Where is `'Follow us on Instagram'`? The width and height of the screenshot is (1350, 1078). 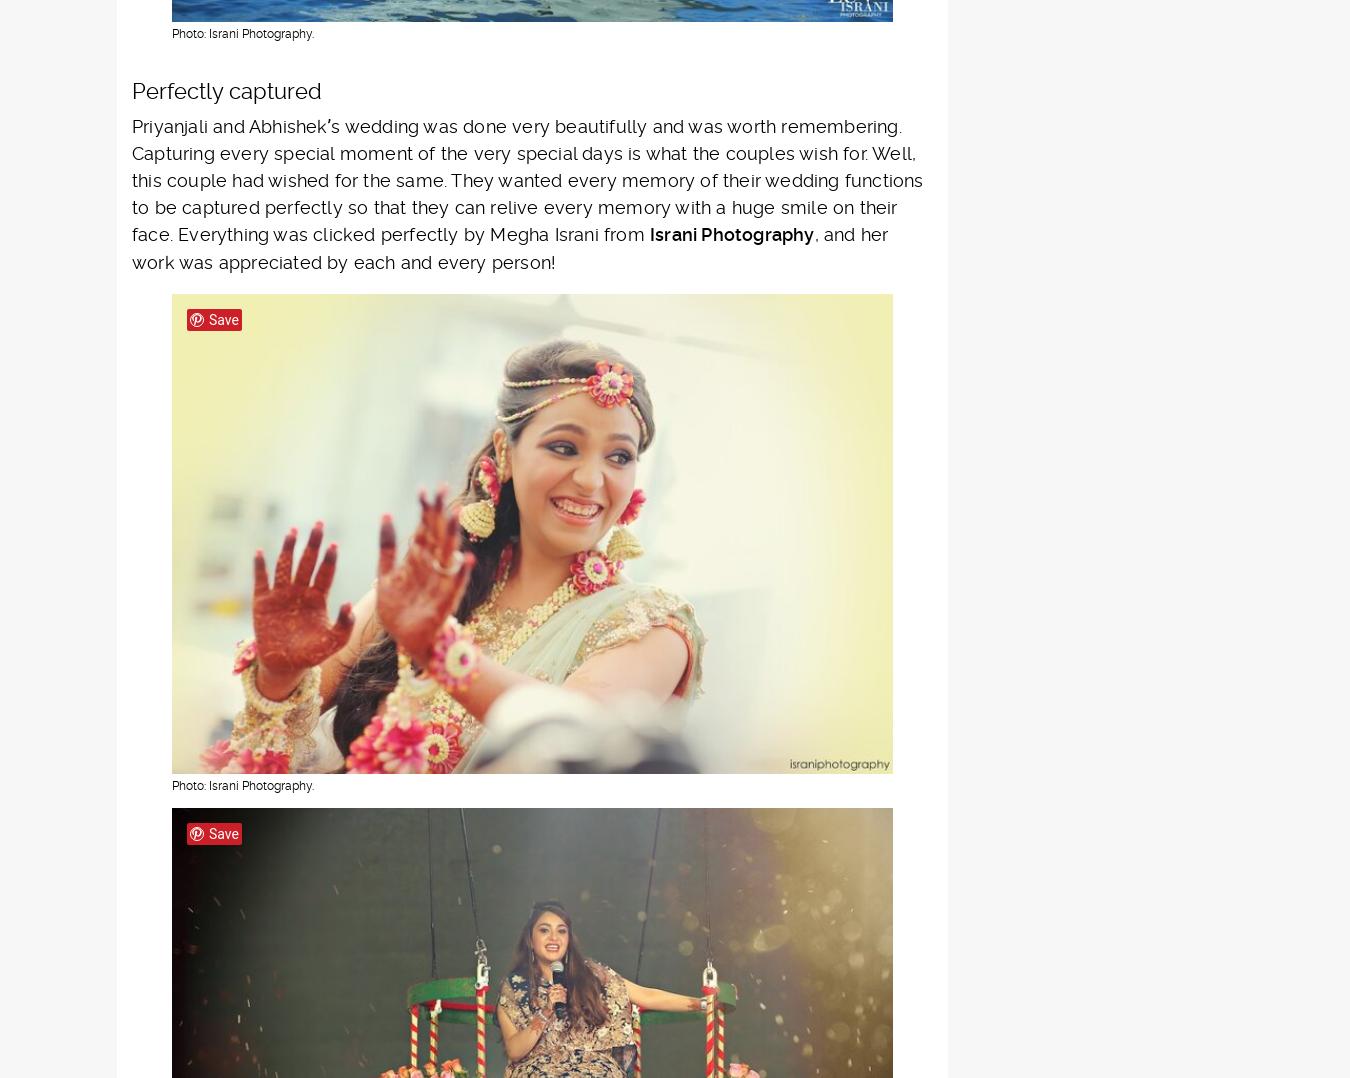 'Follow us on Instagram' is located at coordinates (684, 630).